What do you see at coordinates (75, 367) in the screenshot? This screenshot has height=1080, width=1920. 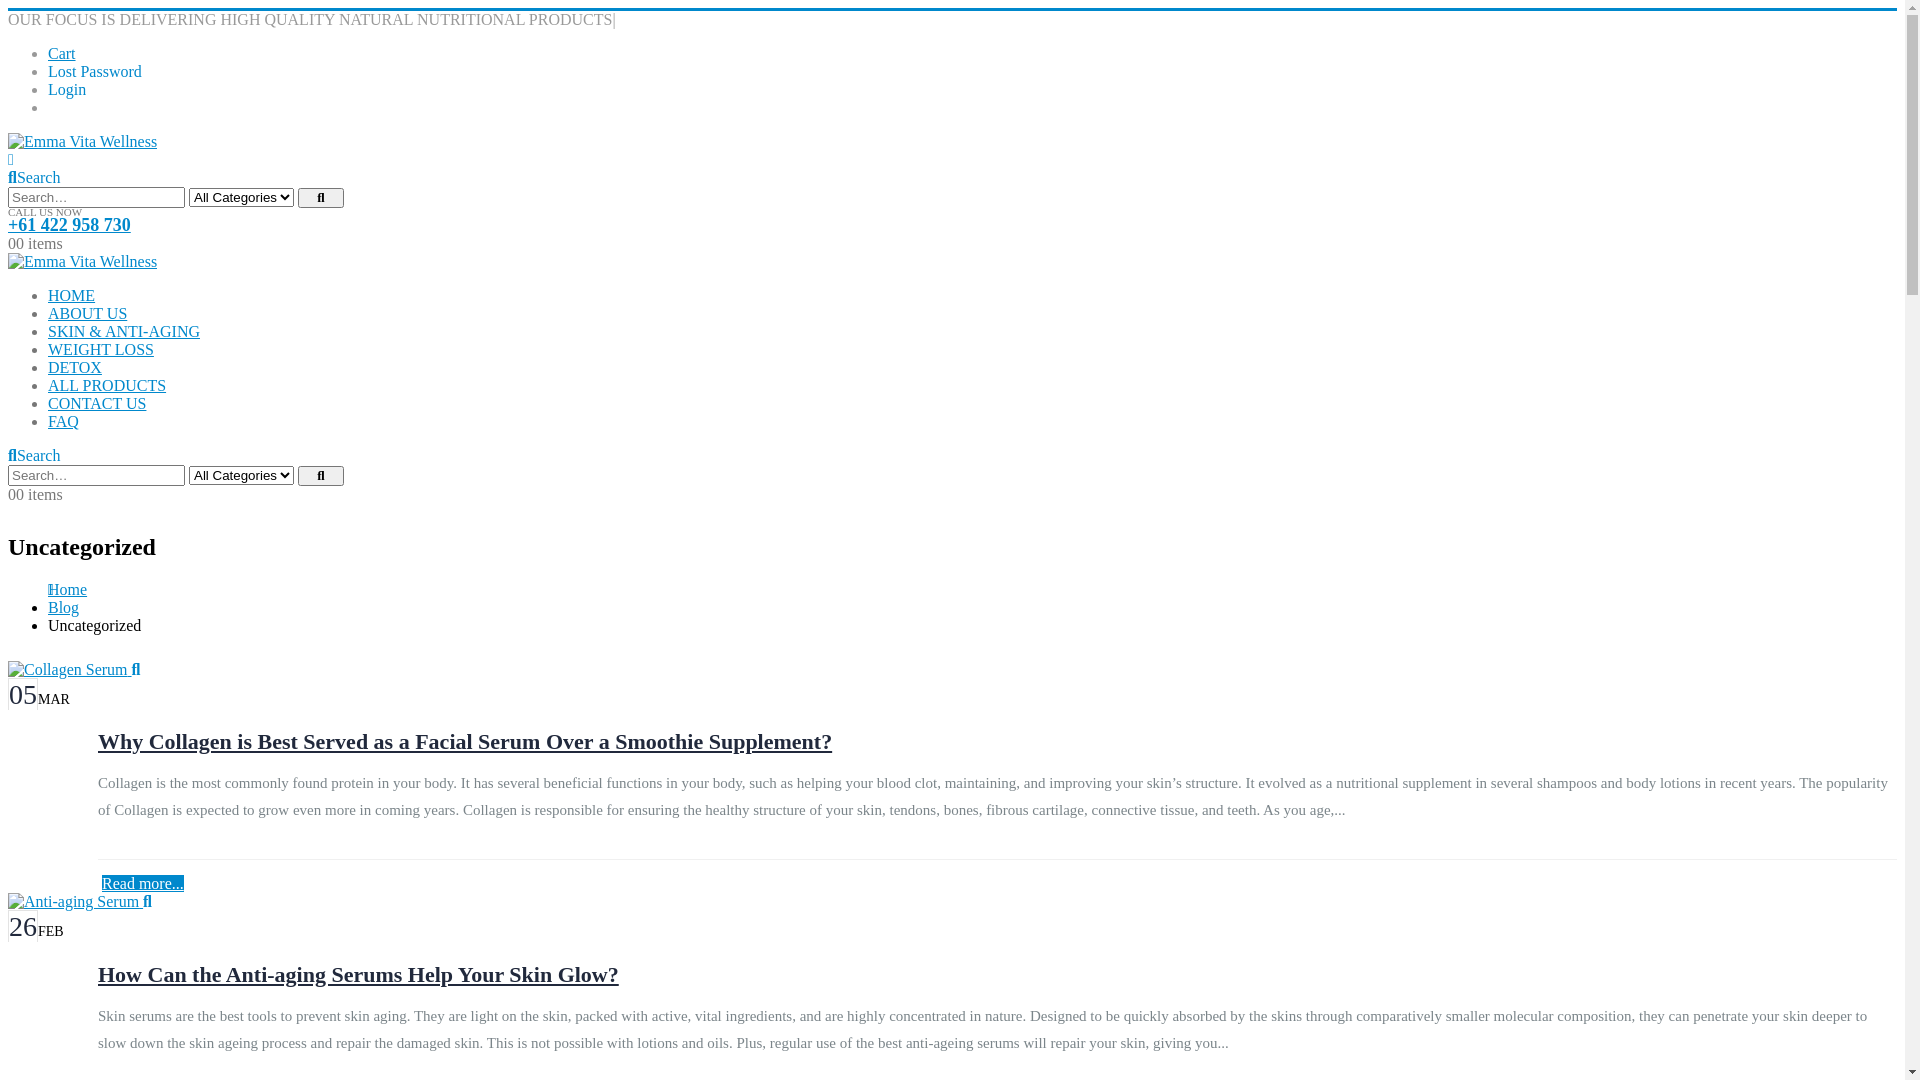 I see `'DETOX'` at bounding box center [75, 367].